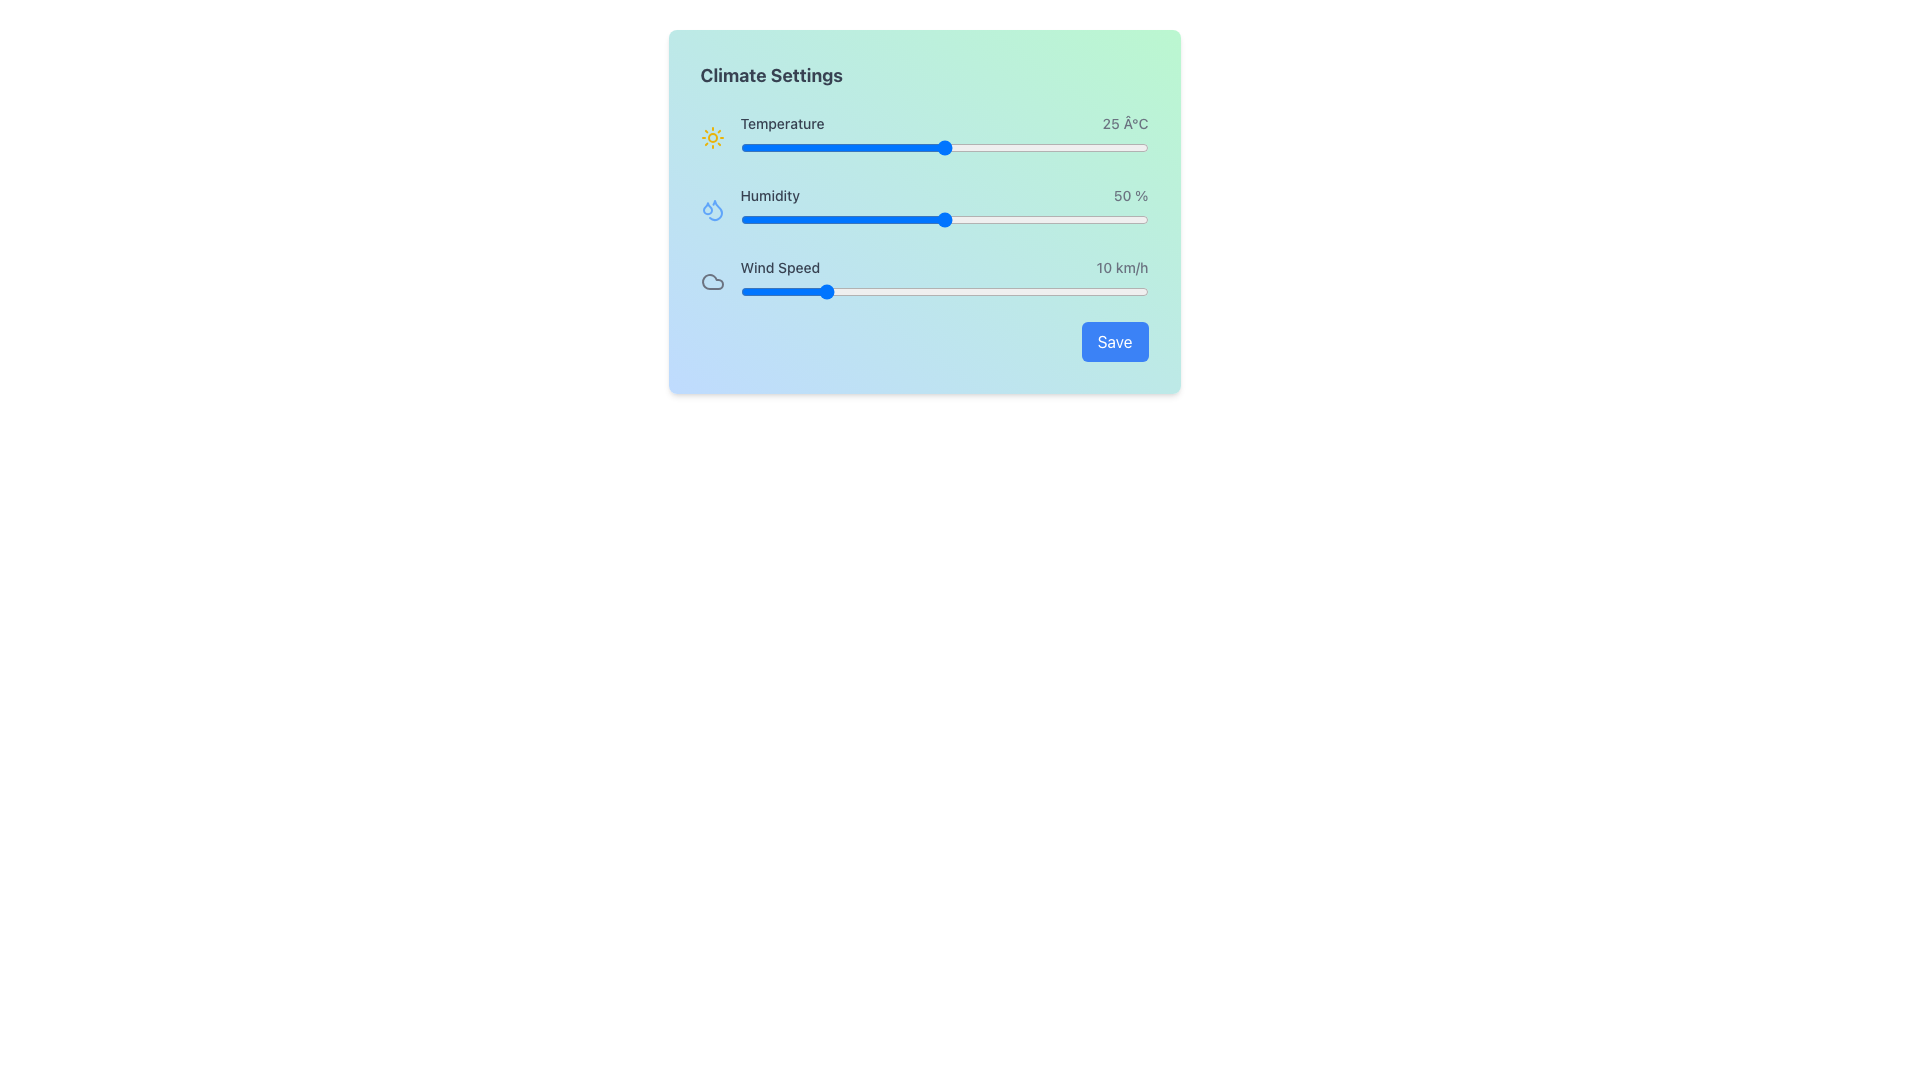 The height and width of the screenshot is (1080, 1920). I want to click on the humidity, so click(927, 219).